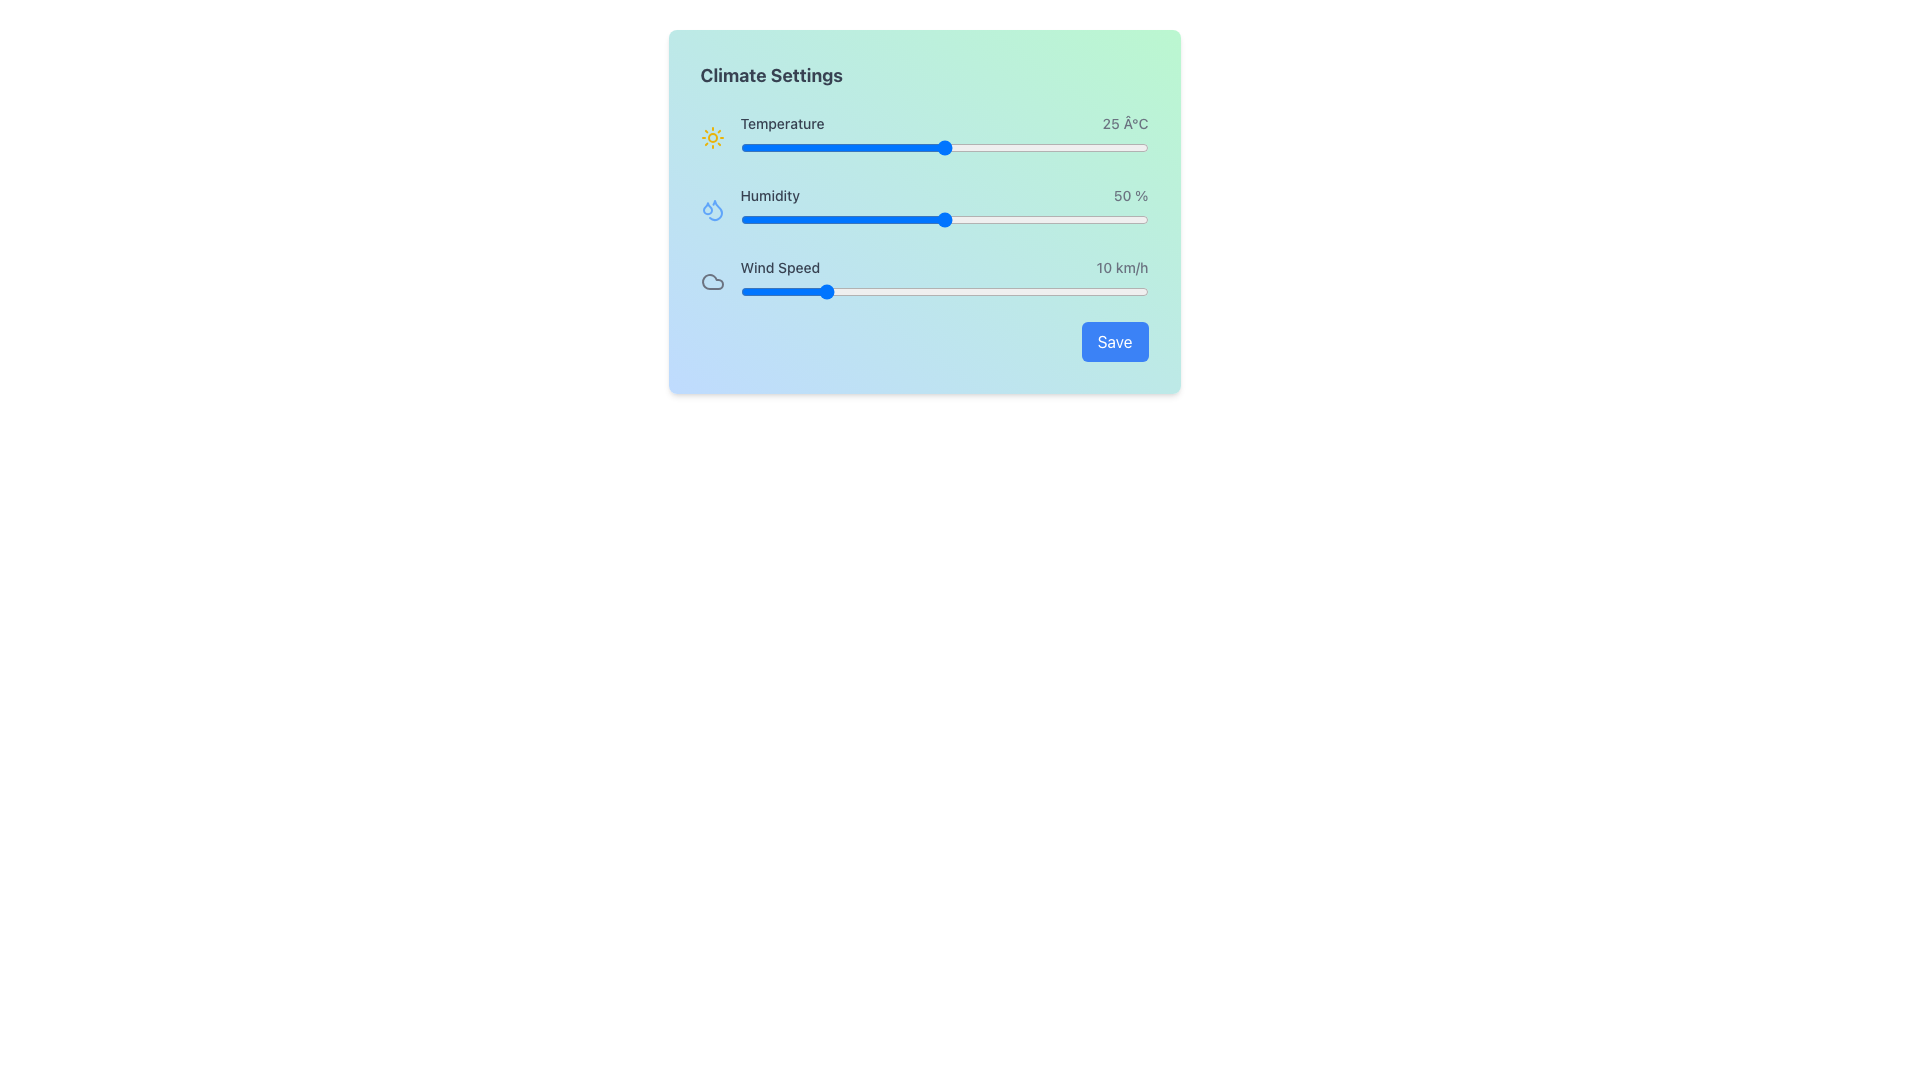 The height and width of the screenshot is (1080, 1920). I want to click on the humidity, so click(927, 219).